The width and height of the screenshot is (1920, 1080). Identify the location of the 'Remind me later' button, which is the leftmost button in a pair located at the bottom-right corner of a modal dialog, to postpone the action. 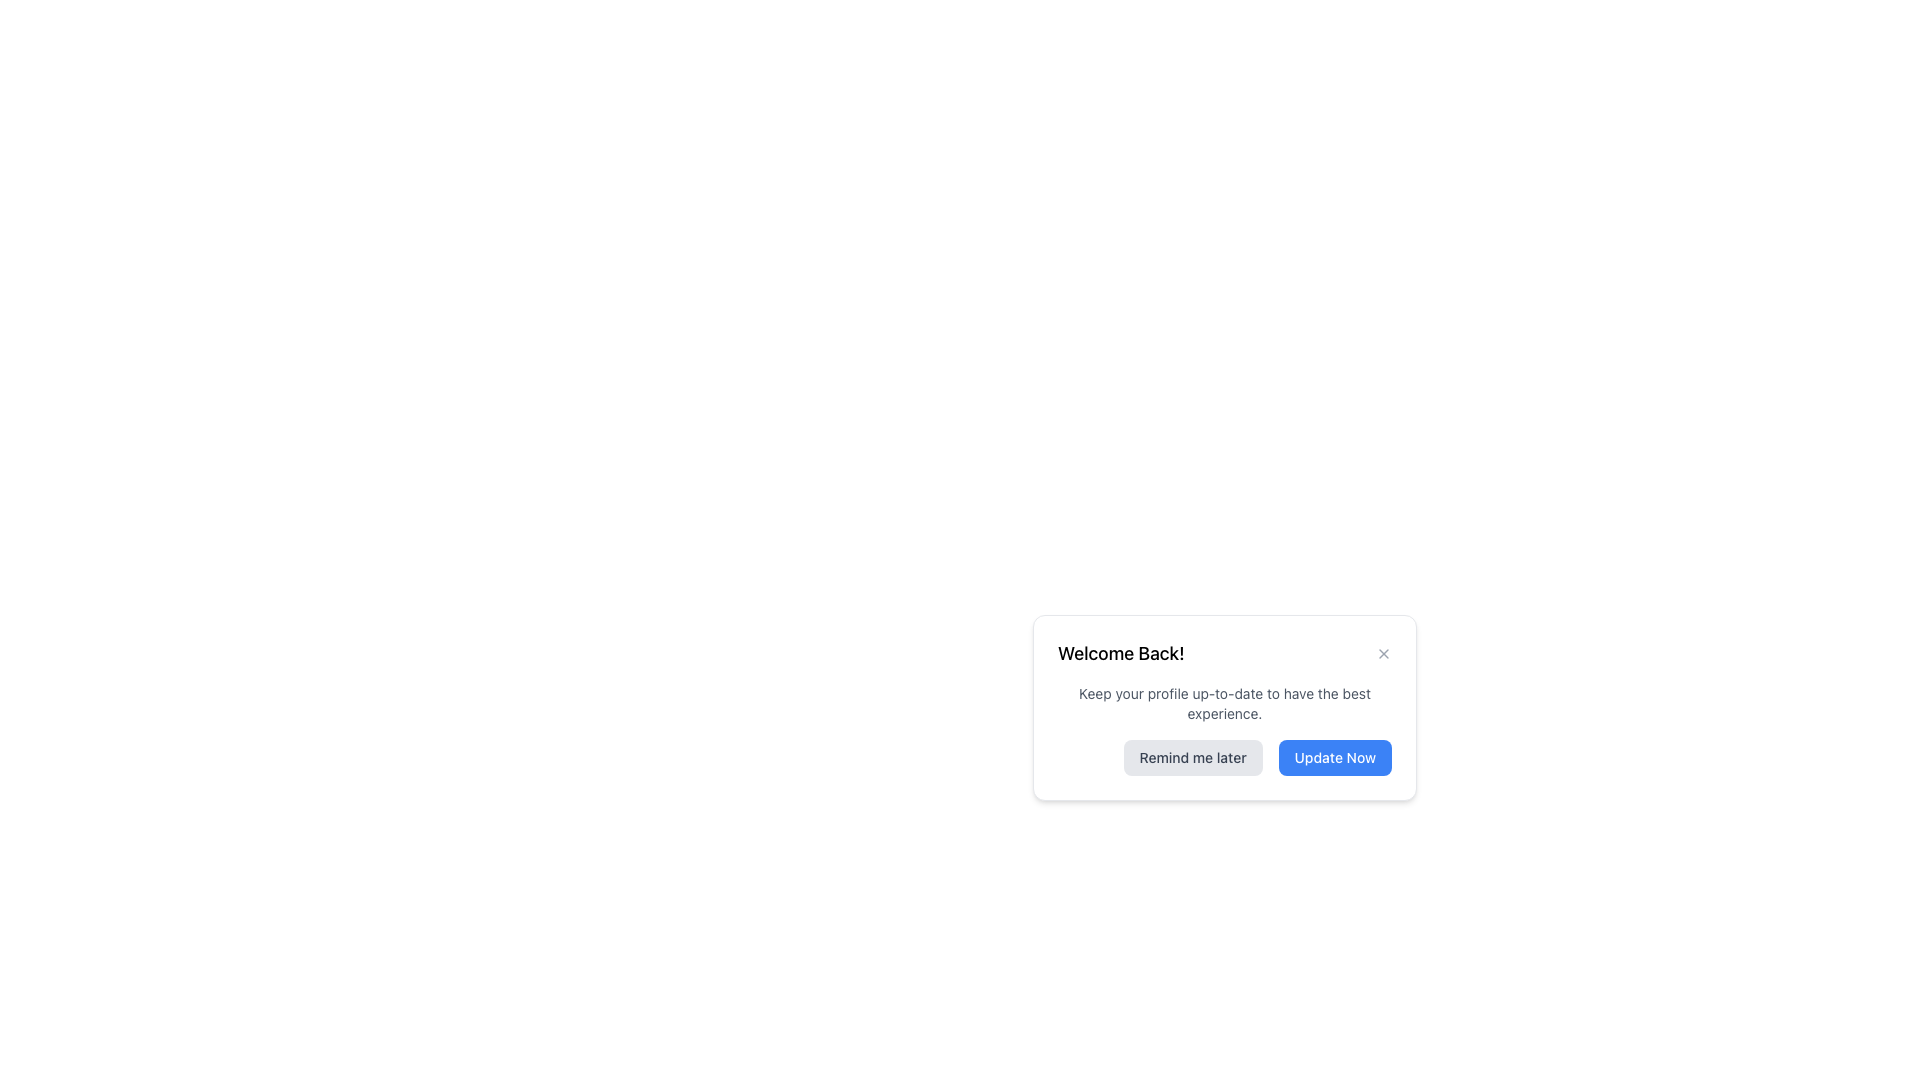
(1193, 758).